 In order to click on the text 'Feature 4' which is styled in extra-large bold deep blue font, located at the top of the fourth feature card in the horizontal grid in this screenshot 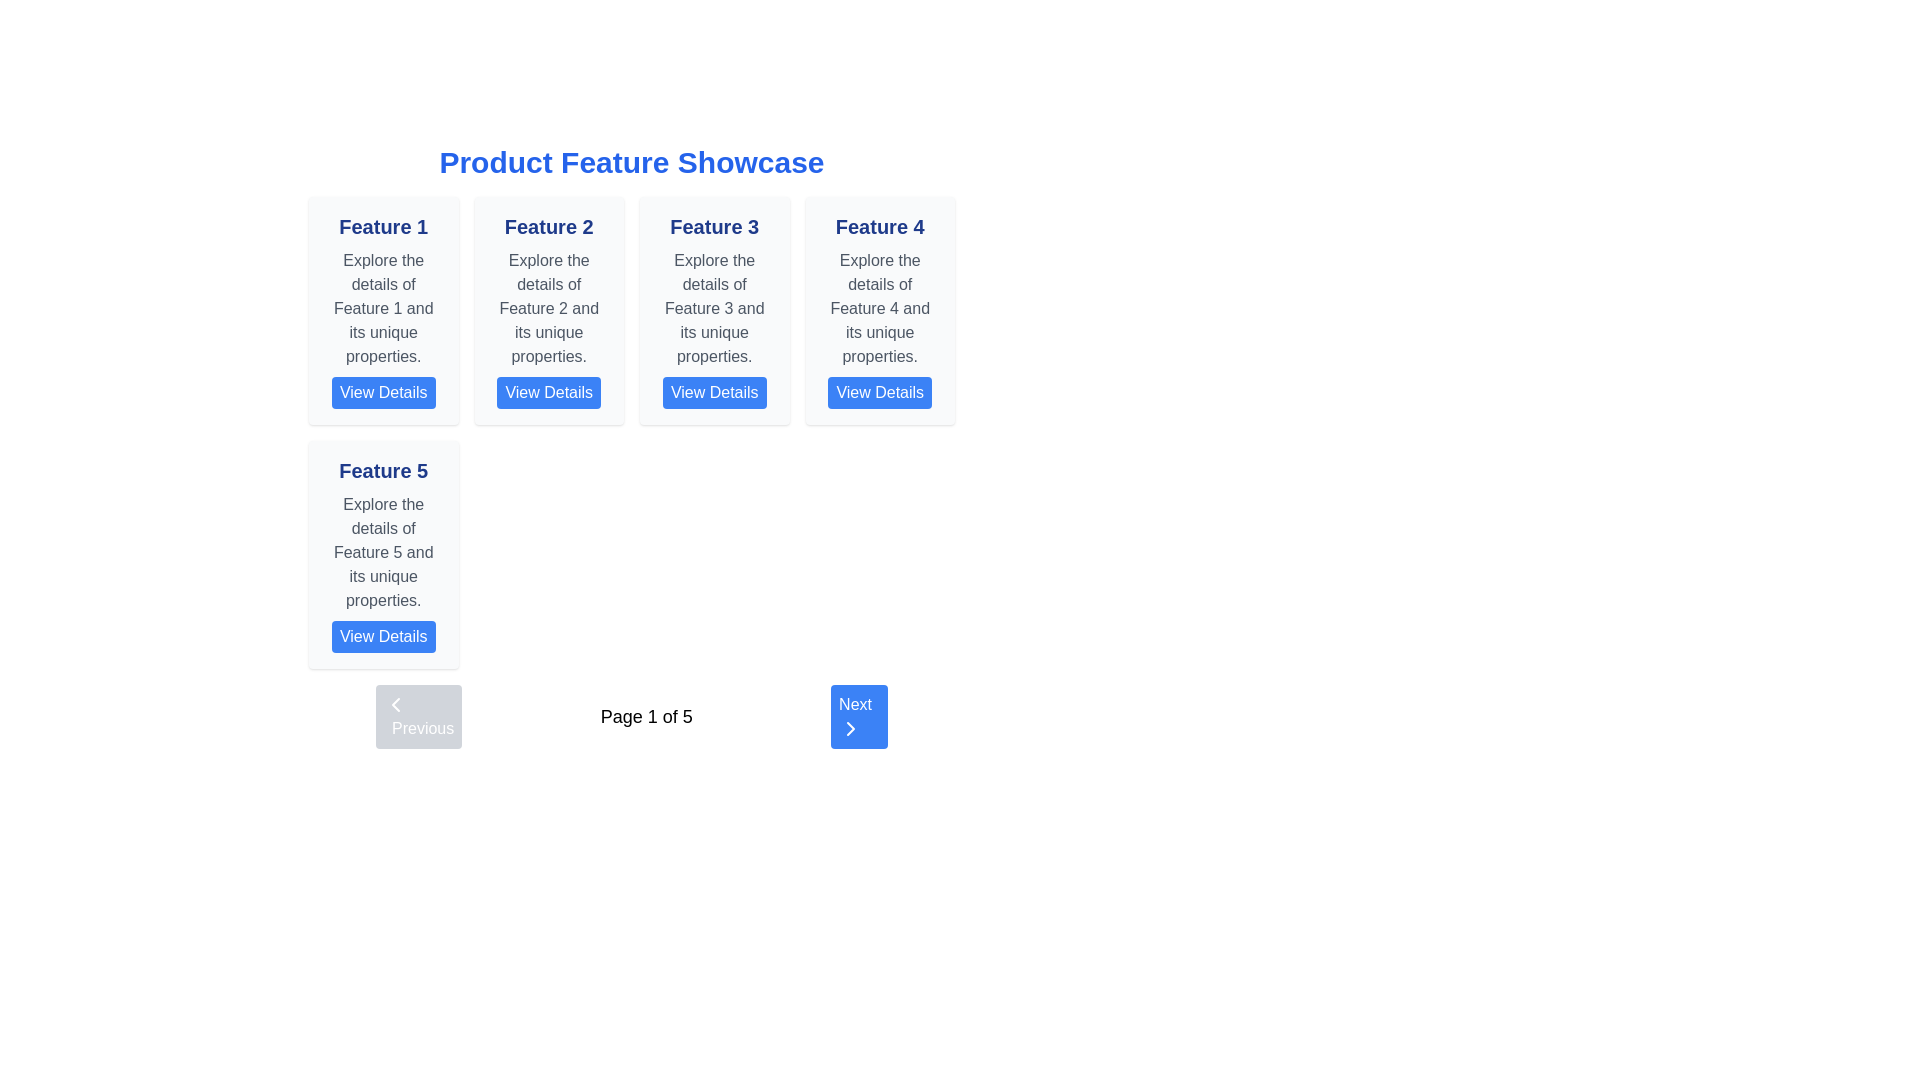, I will do `click(879, 226)`.